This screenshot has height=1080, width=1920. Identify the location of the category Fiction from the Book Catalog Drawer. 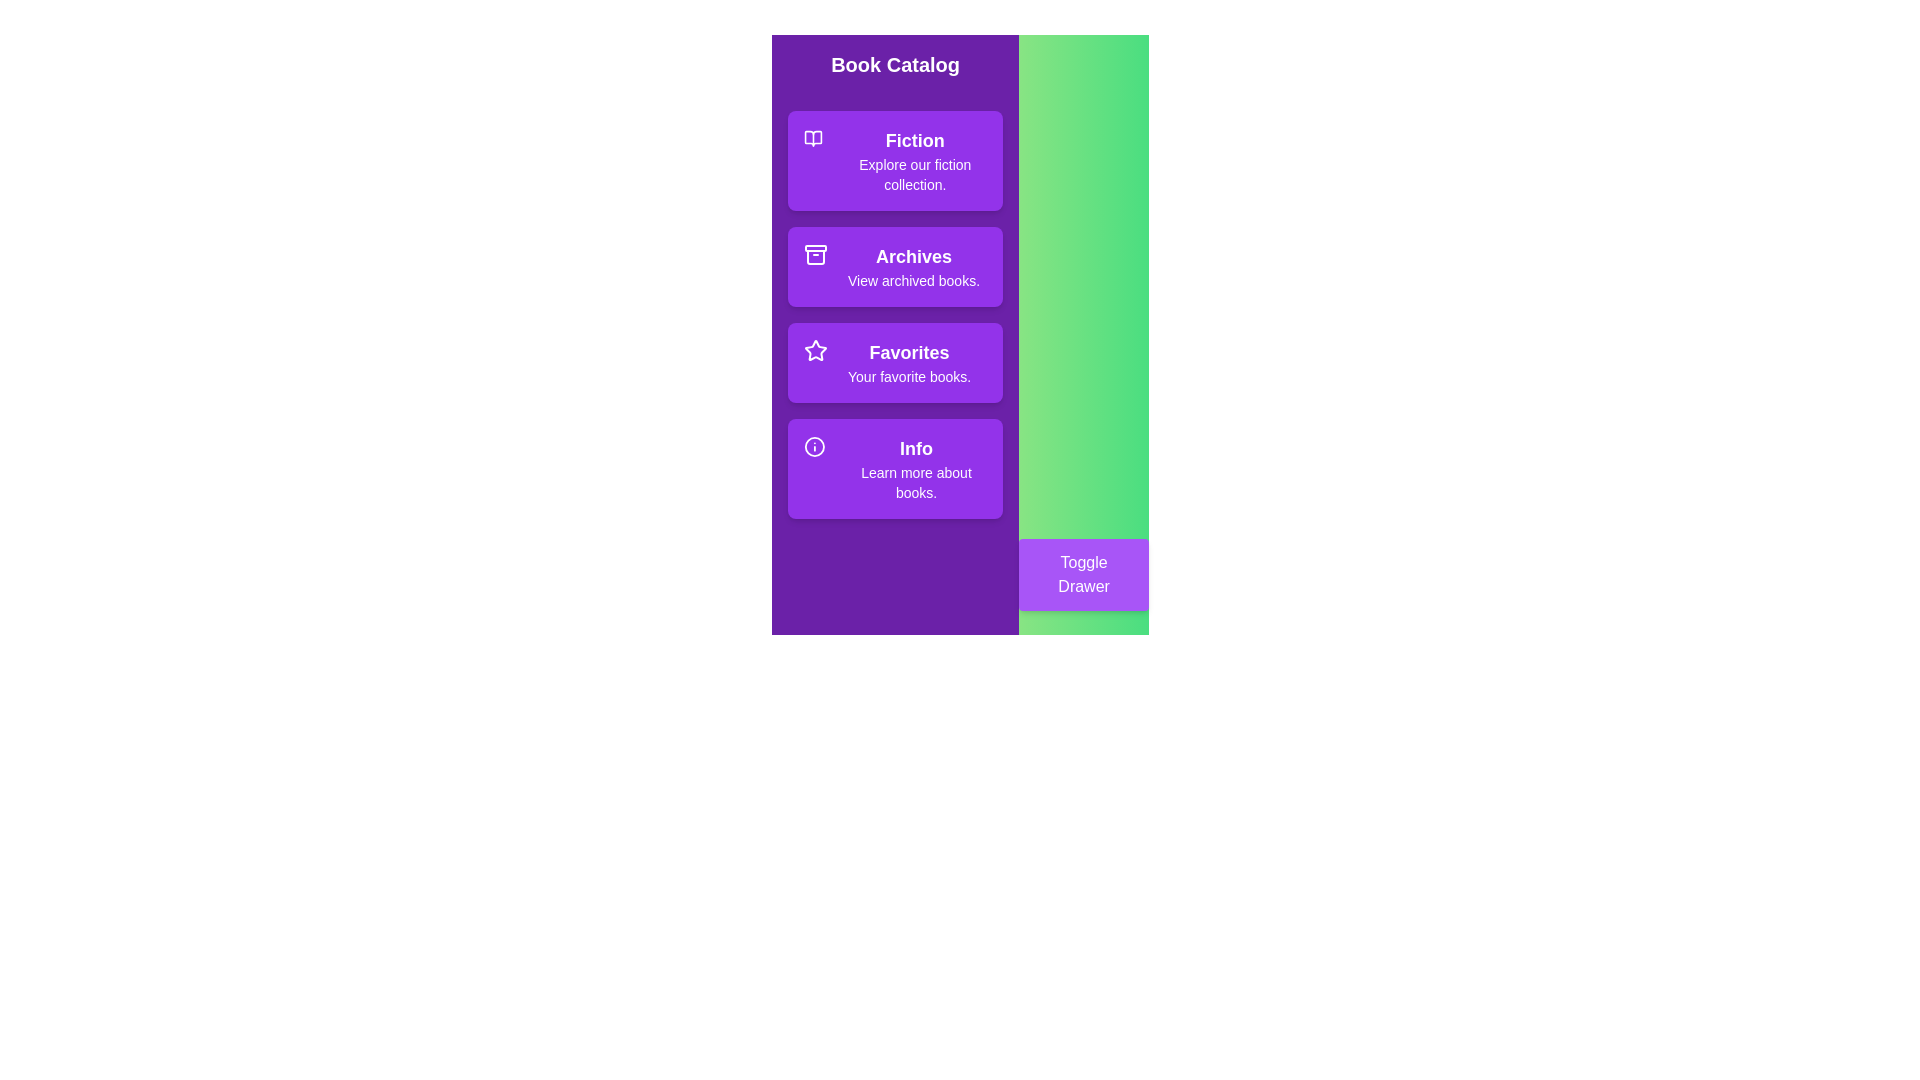
(894, 160).